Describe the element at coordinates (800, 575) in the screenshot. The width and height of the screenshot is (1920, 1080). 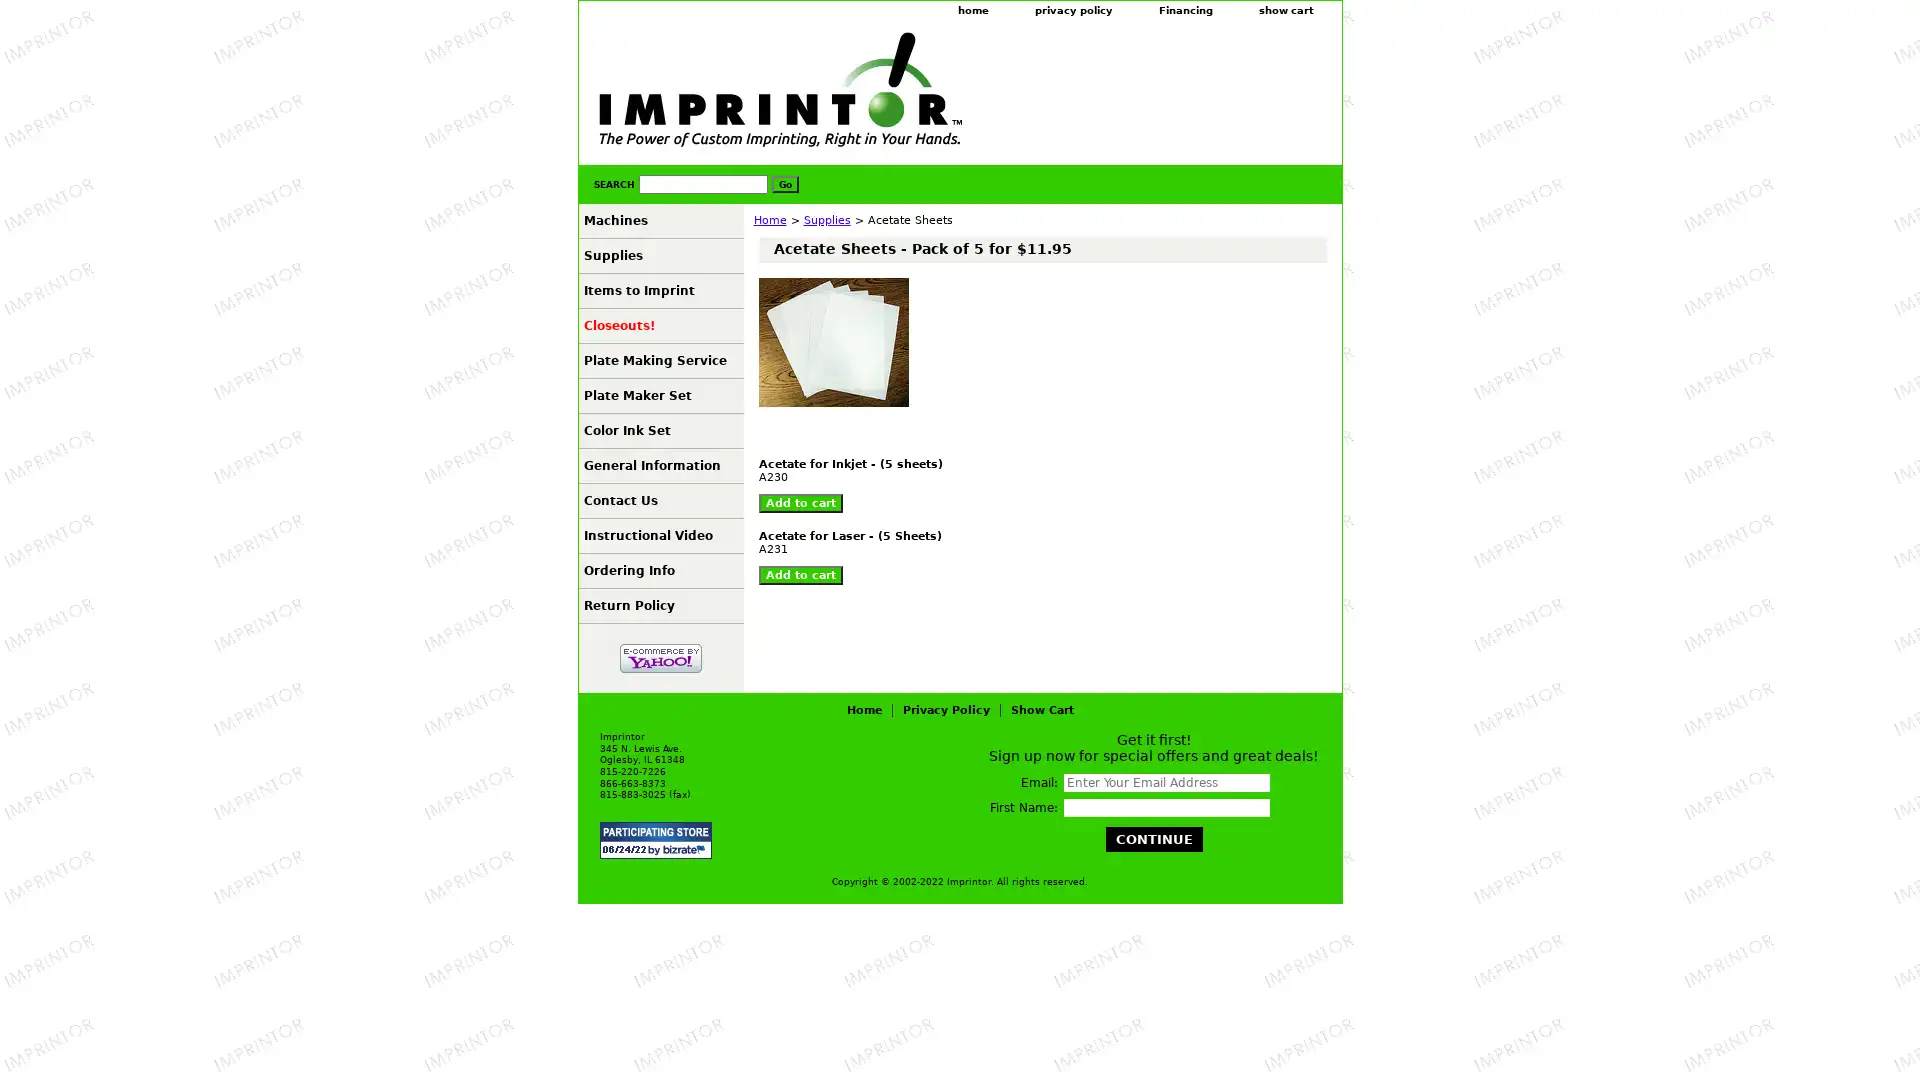
I see `Add to cart` at that location.